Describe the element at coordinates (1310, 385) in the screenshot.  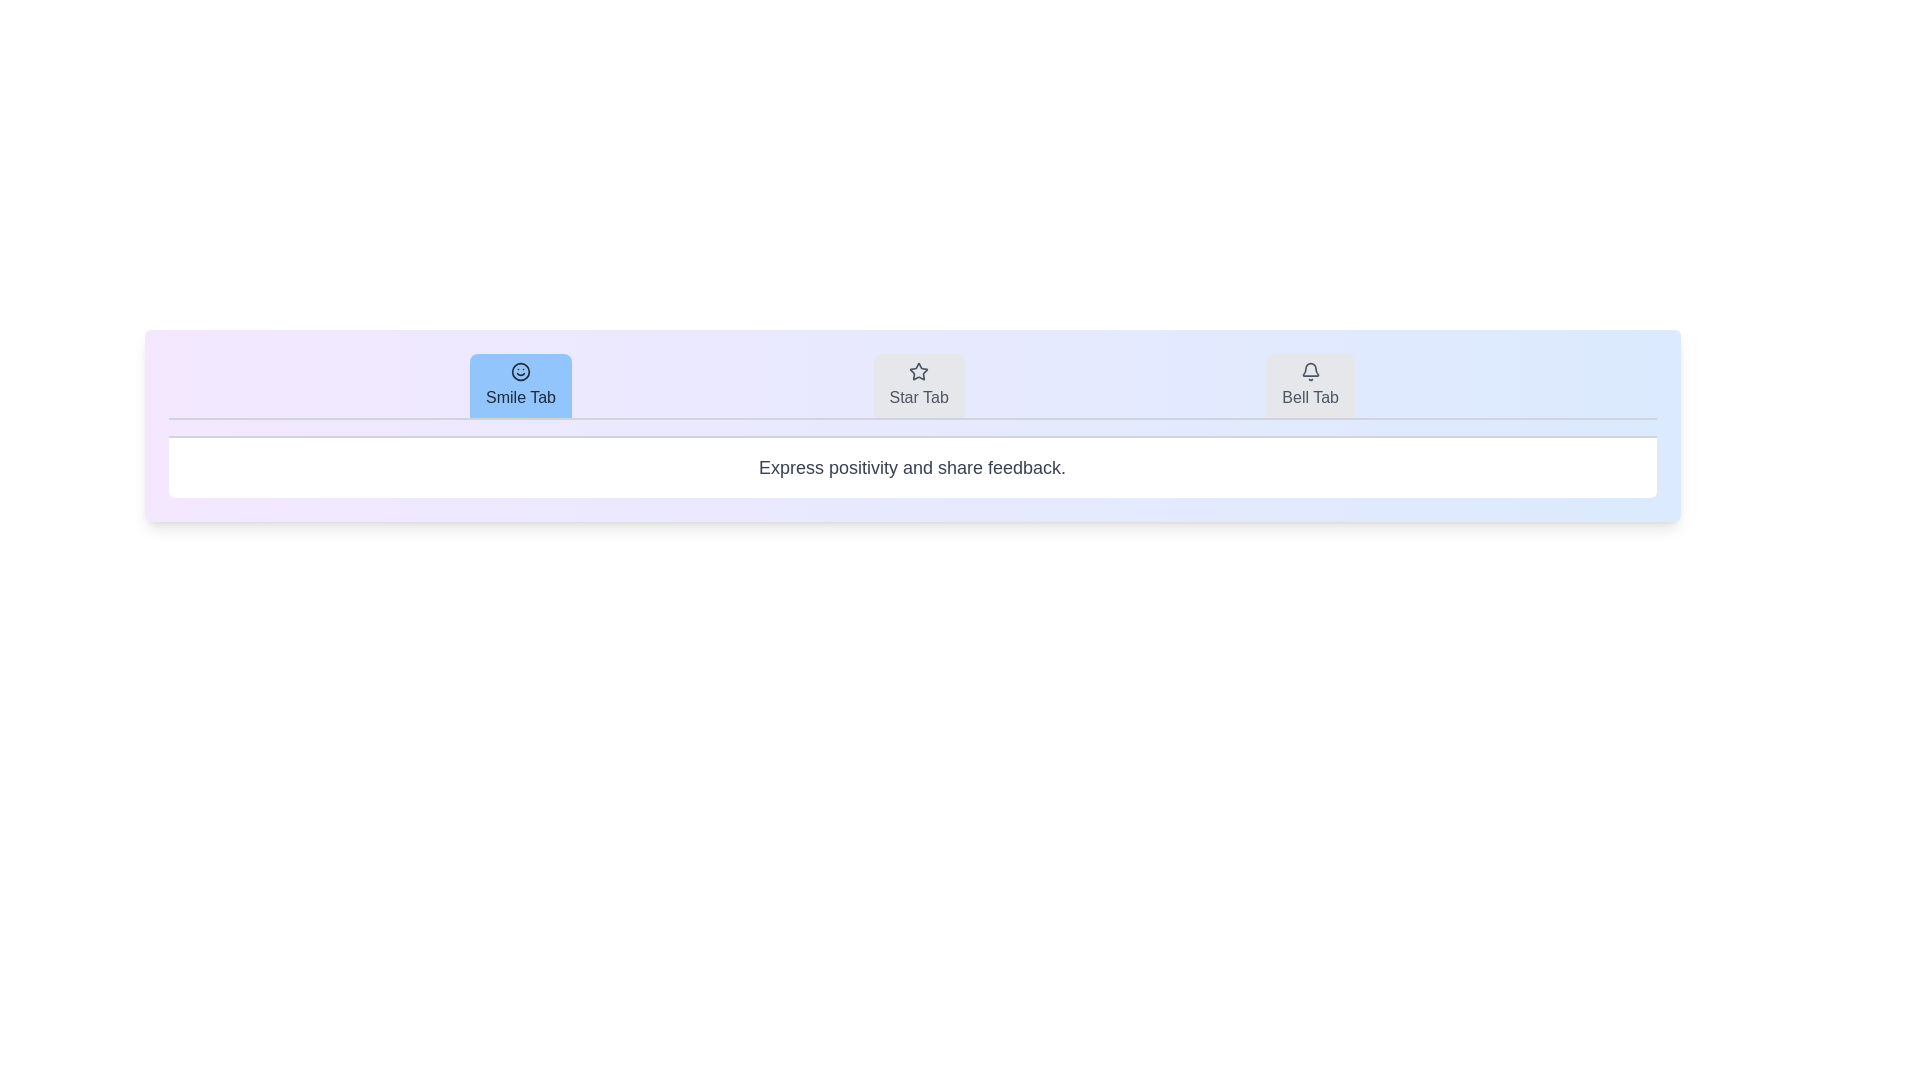
I see `the Bell Tab tab by clicking on it` at that location.